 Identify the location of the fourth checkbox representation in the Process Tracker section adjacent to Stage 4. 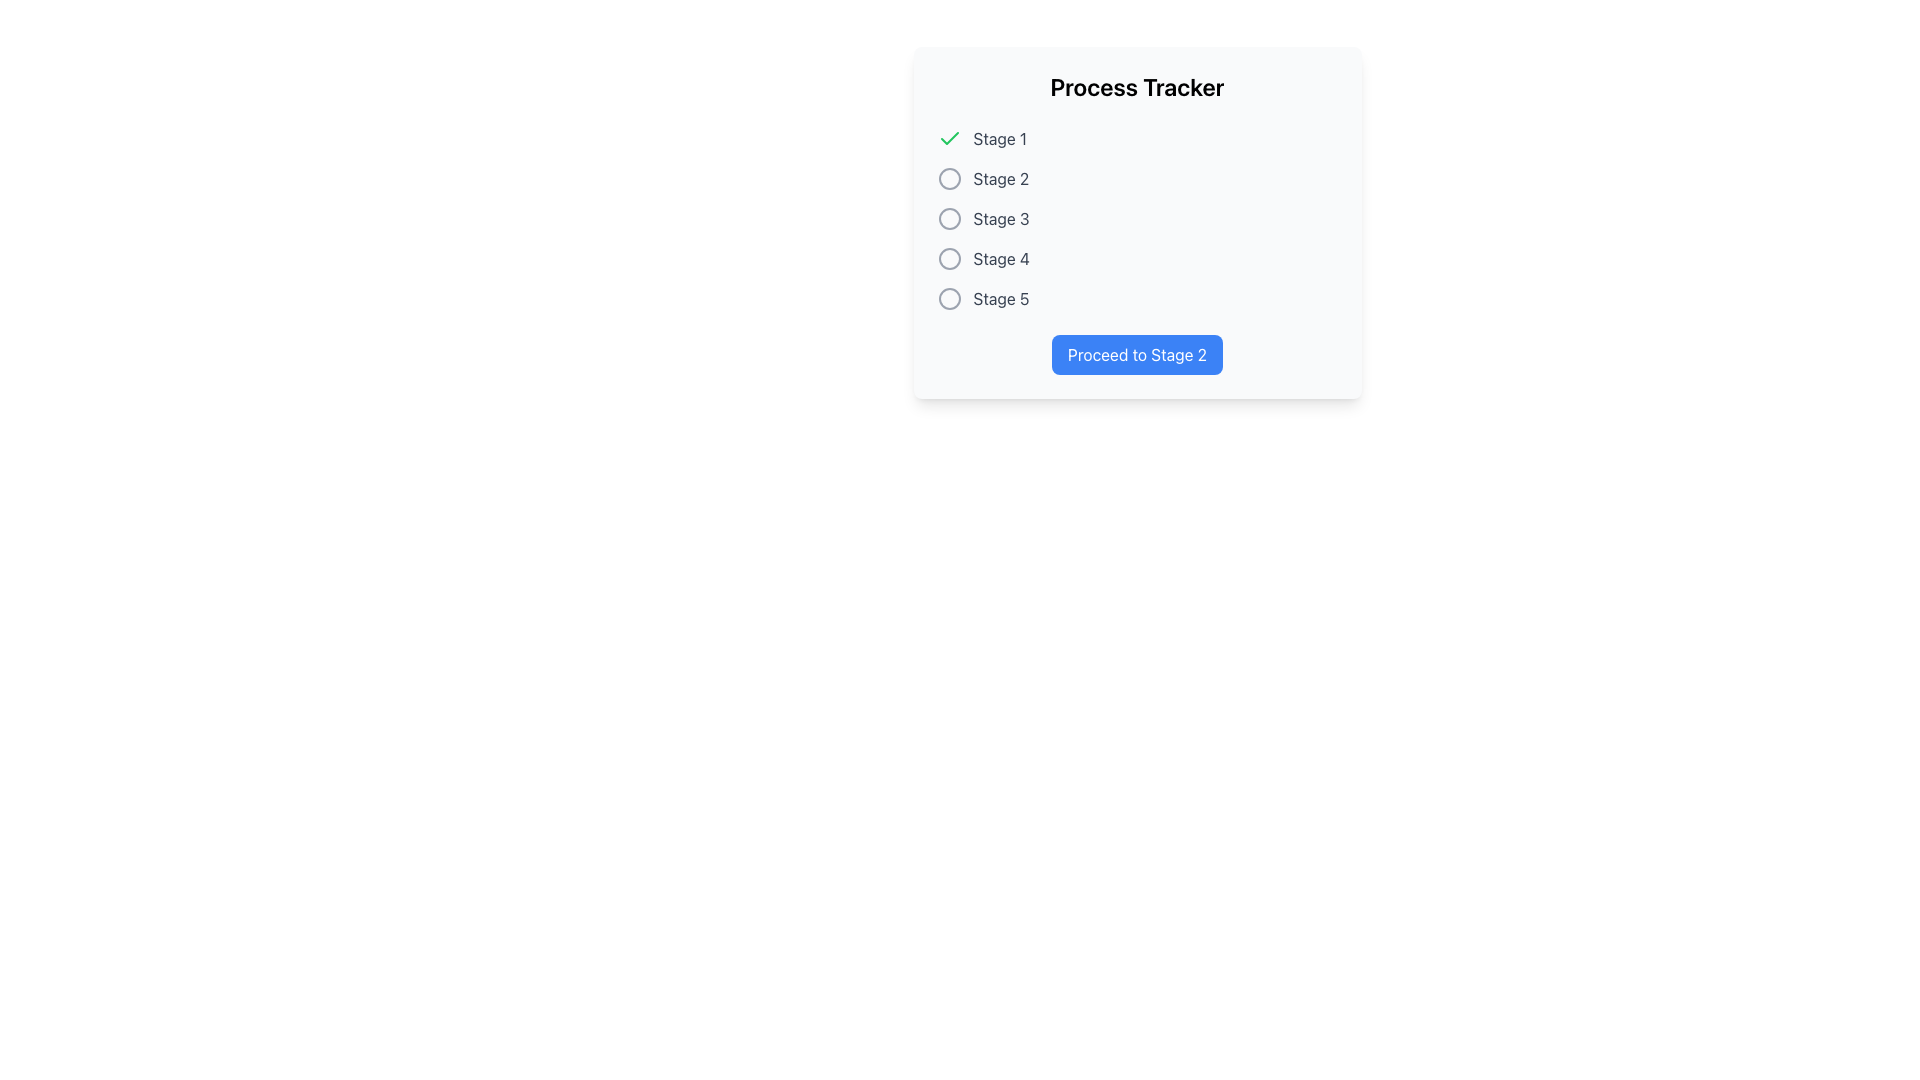
(948, 257).